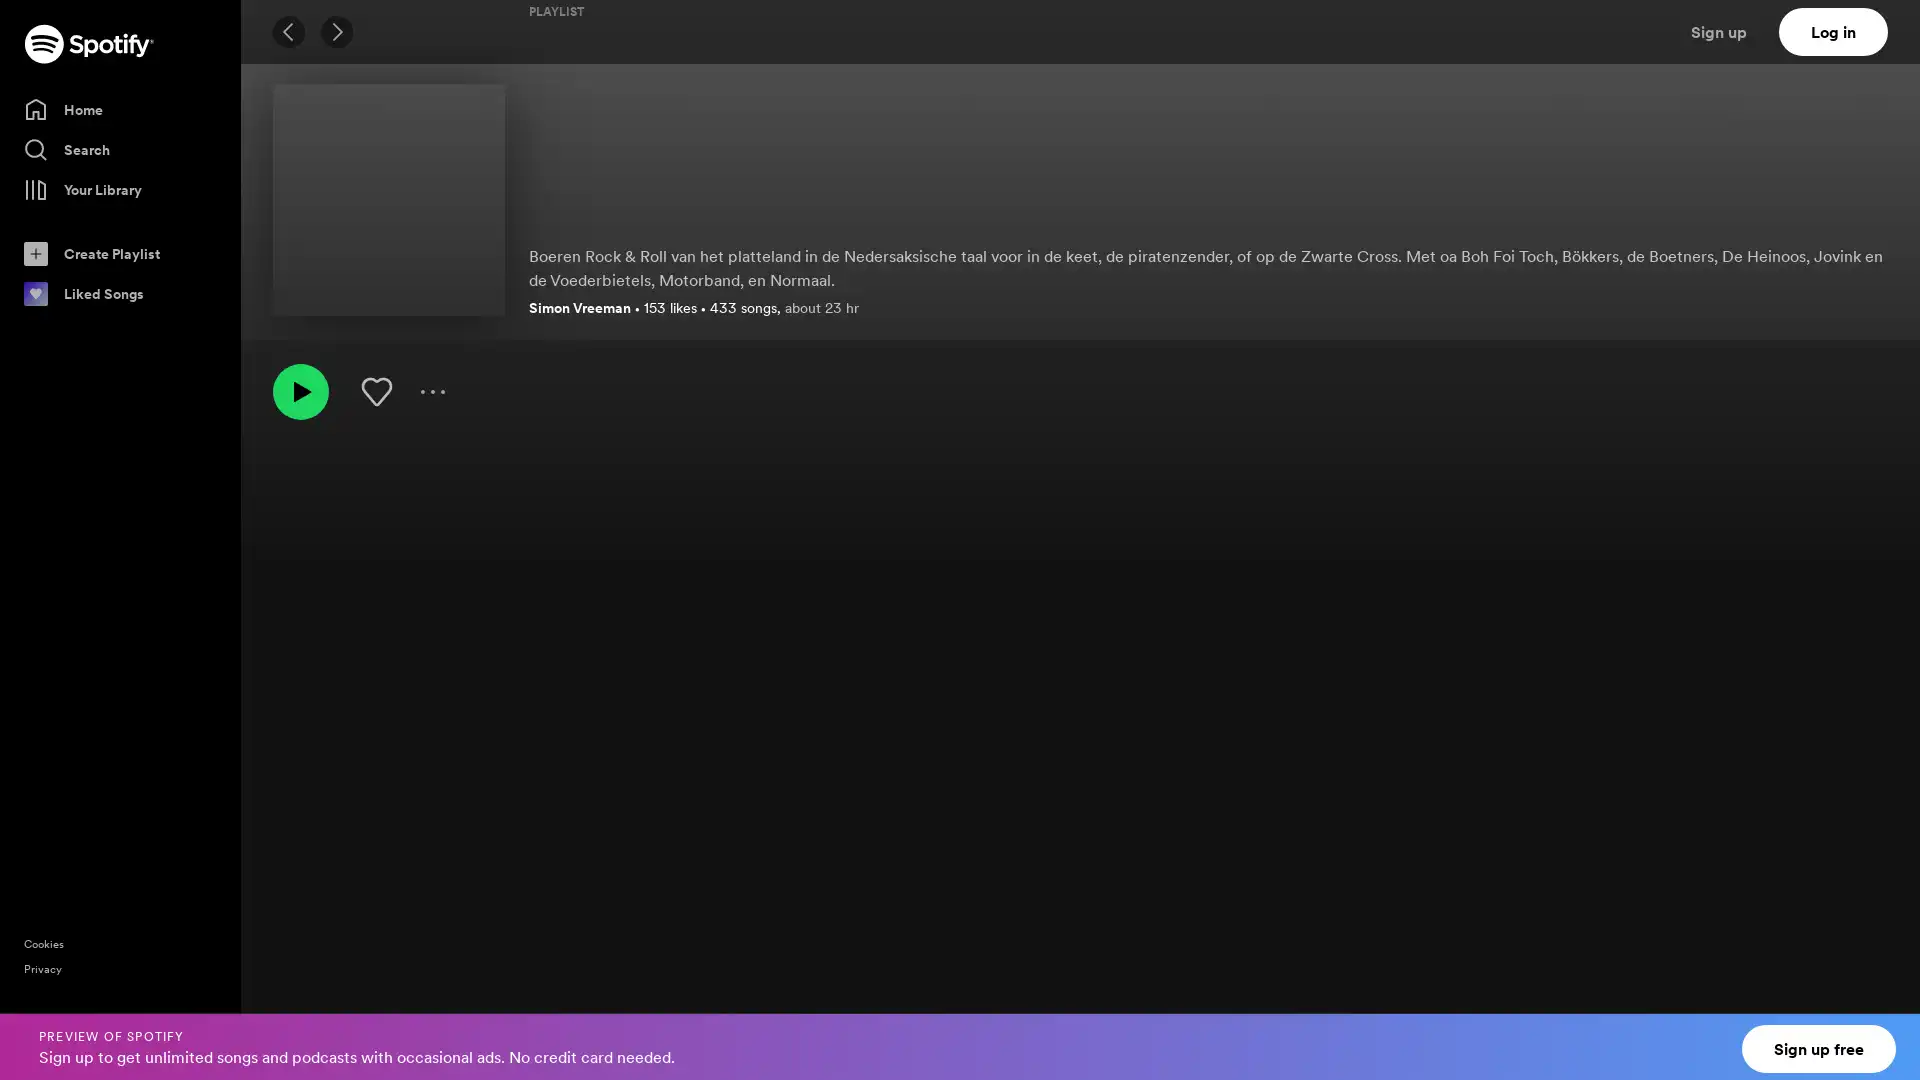 This screenshot has height=1080, width=1920. What do you see at coordinates (1833, 31) in the screenshot?
I see `Log in` at bounding box center [1833, 31].